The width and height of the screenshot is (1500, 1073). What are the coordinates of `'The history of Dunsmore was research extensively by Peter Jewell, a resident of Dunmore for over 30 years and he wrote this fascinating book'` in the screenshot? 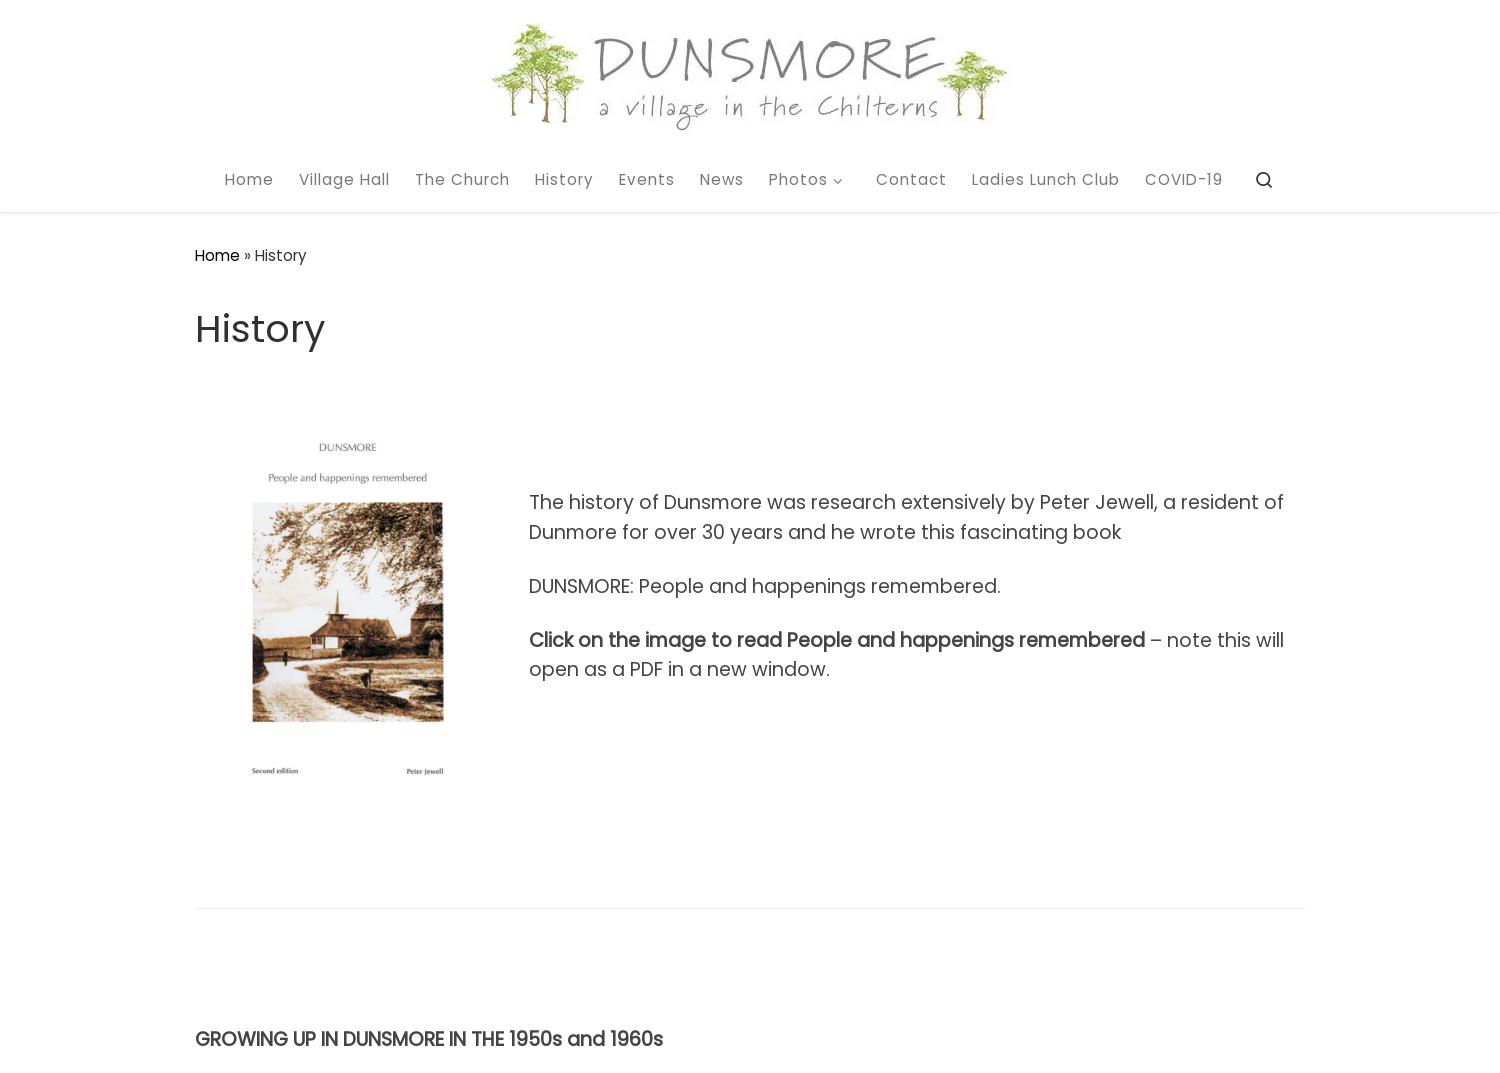 It's located at (905, 516).